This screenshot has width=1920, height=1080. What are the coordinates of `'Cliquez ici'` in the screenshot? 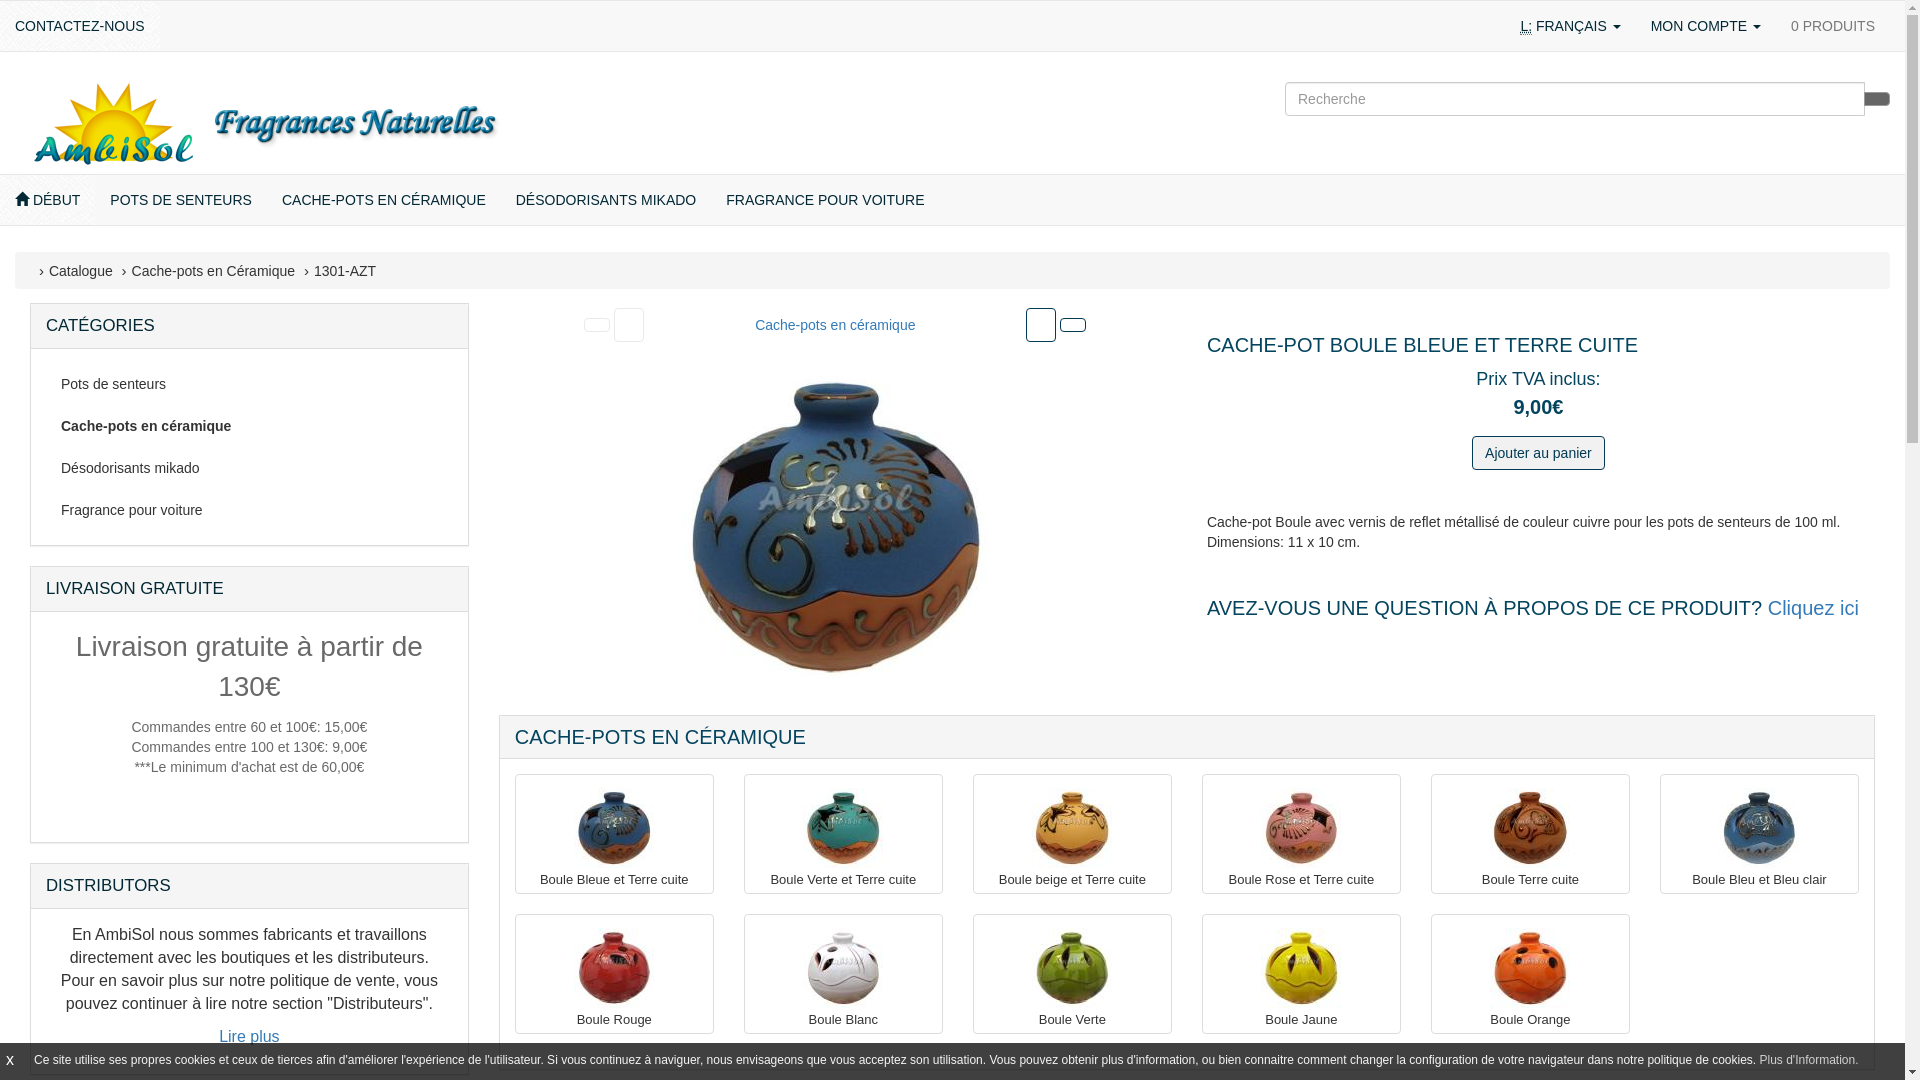 It's located at (1813, 607).